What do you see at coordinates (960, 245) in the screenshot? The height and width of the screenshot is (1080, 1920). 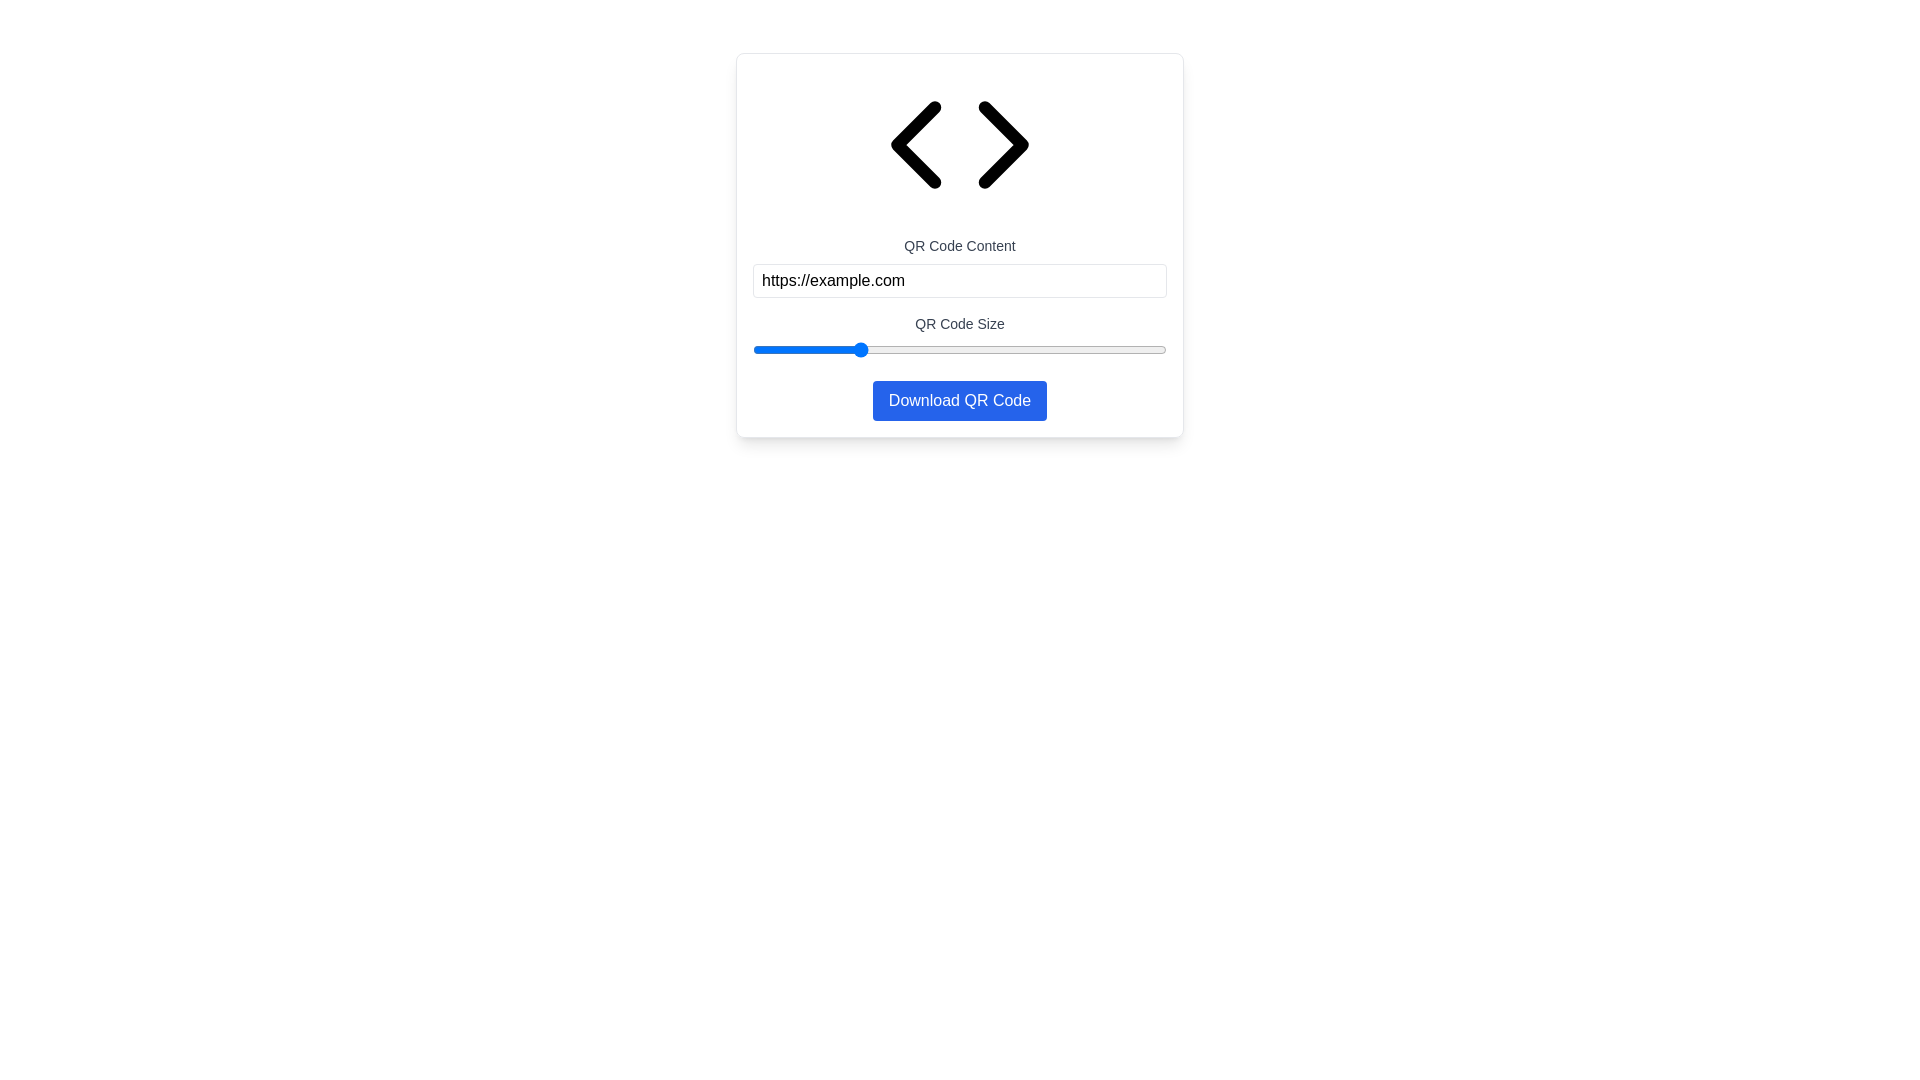 I see `the static text label displaying 'QR Code Content', which is styled in gray and positioned above the input field` at bounding box center [960, 245].